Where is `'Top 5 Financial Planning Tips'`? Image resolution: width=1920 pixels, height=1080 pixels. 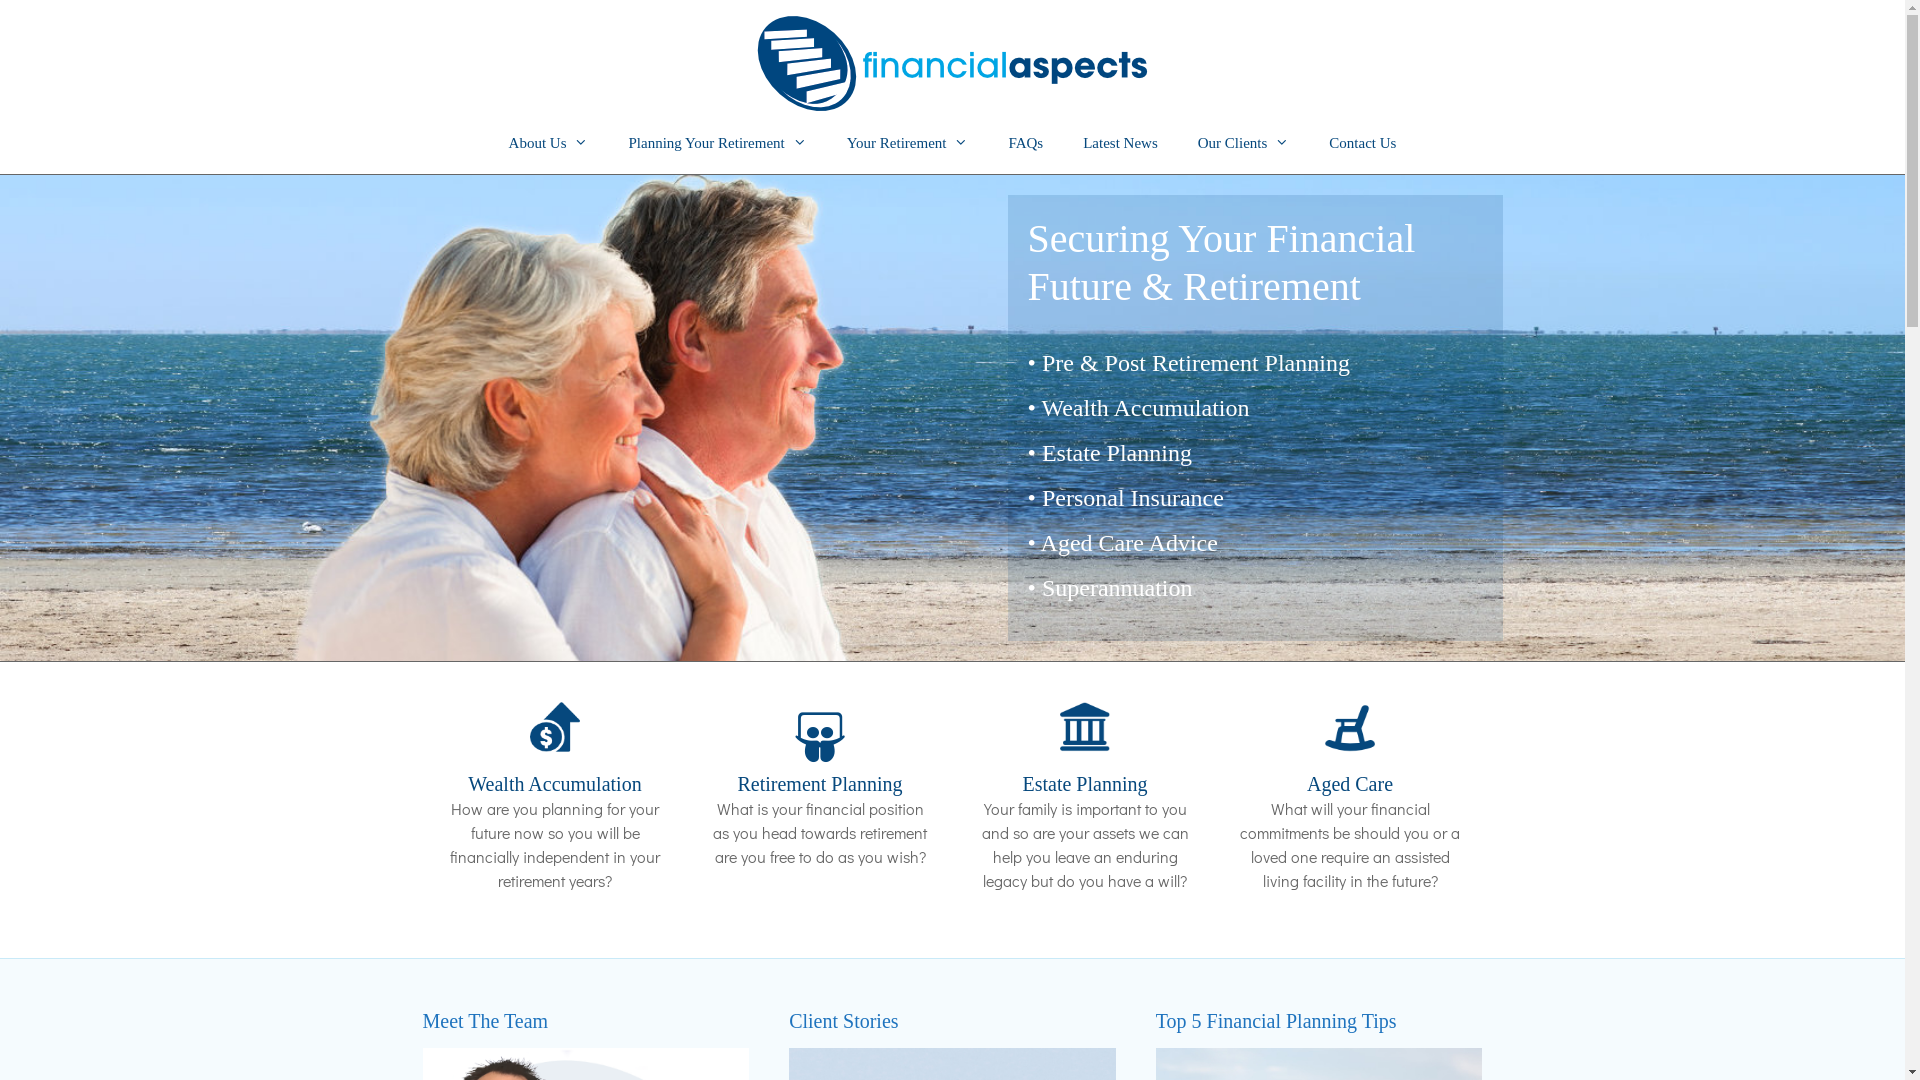 'Top 5 Financial Planning Tips' is located at coordinates (1156, 1021).